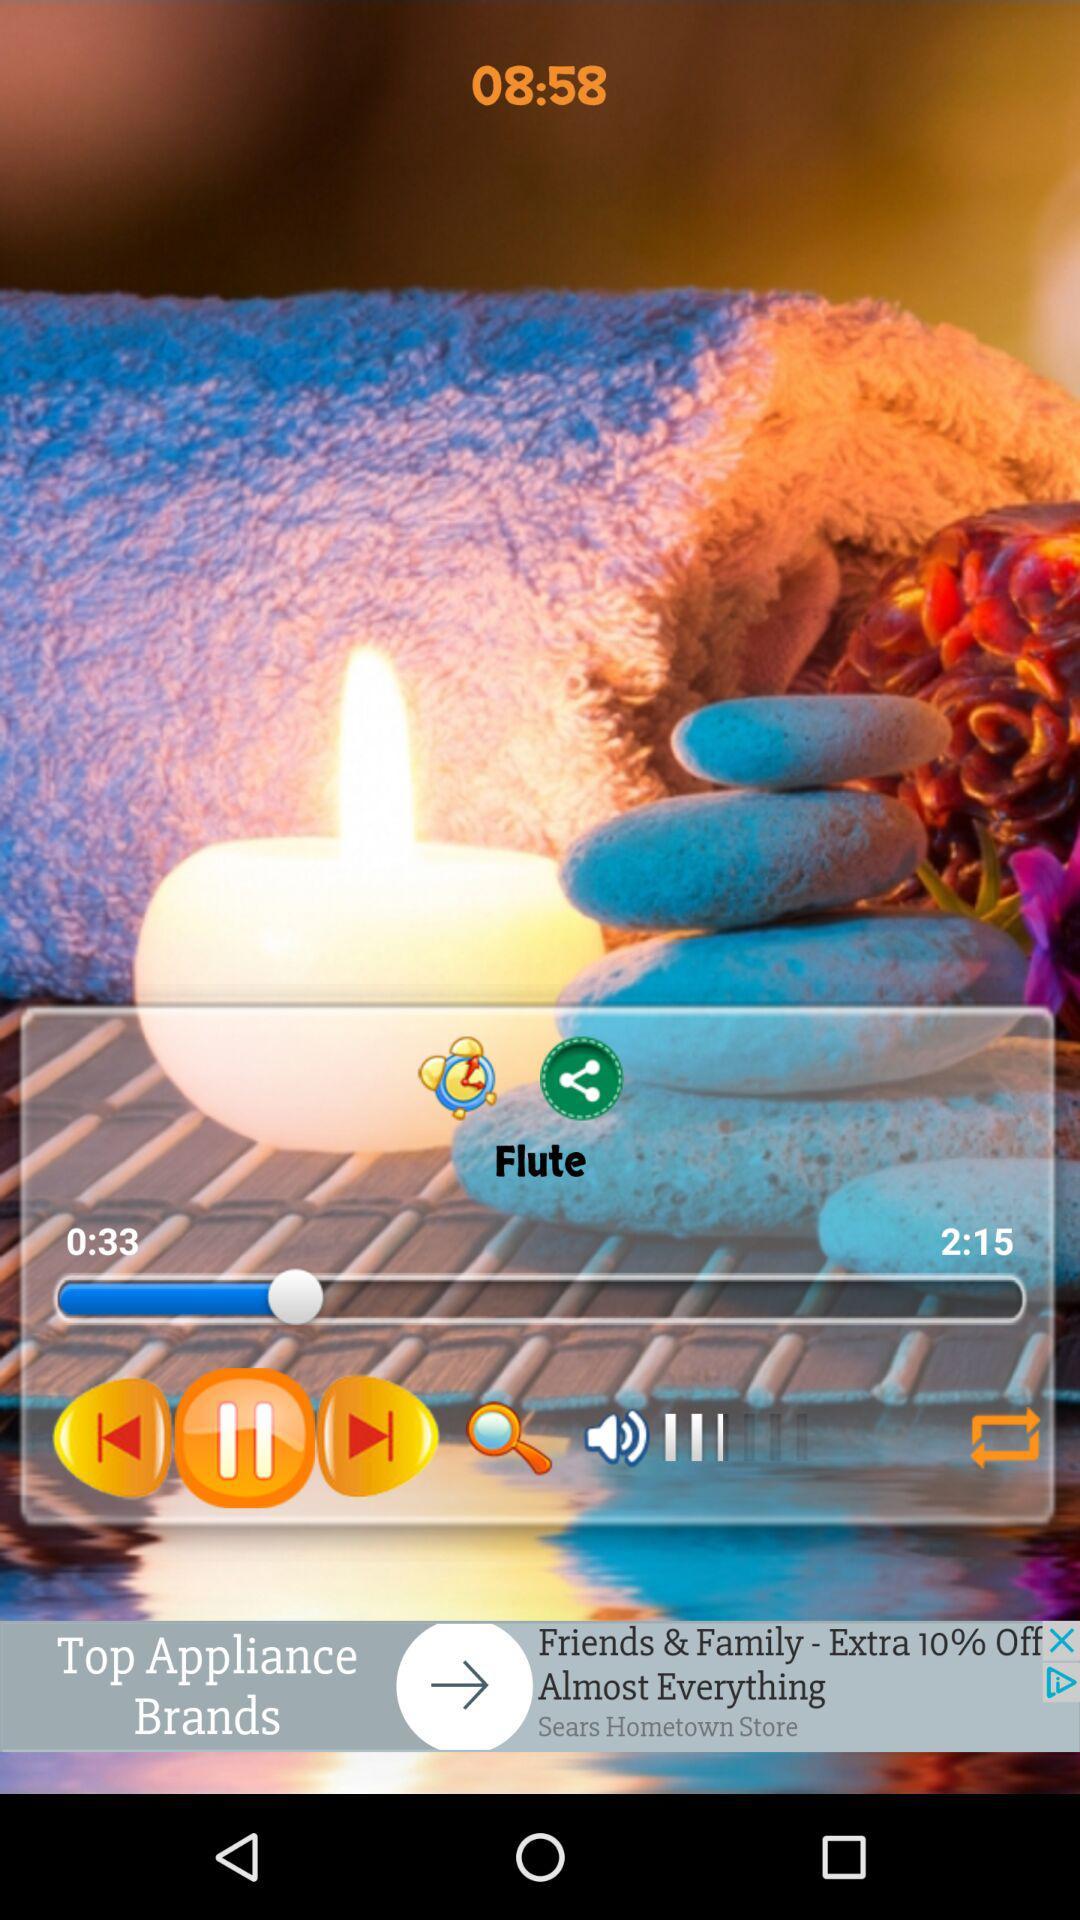  I want to click on the repeat icon, so click(996, 1537).